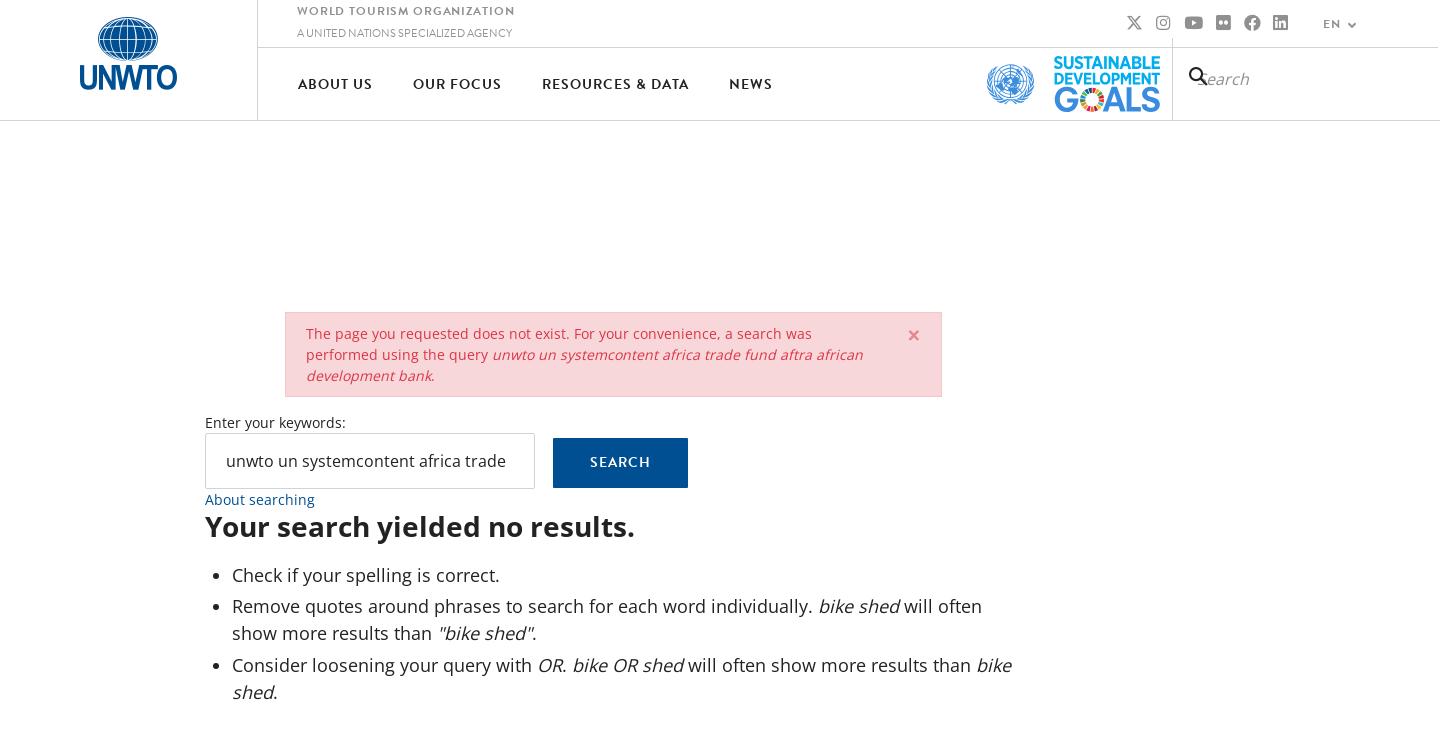  What do you see at coordinates (335, 82) in the screenshot?
I see `'About Us'` at bounding box center [335, 82].